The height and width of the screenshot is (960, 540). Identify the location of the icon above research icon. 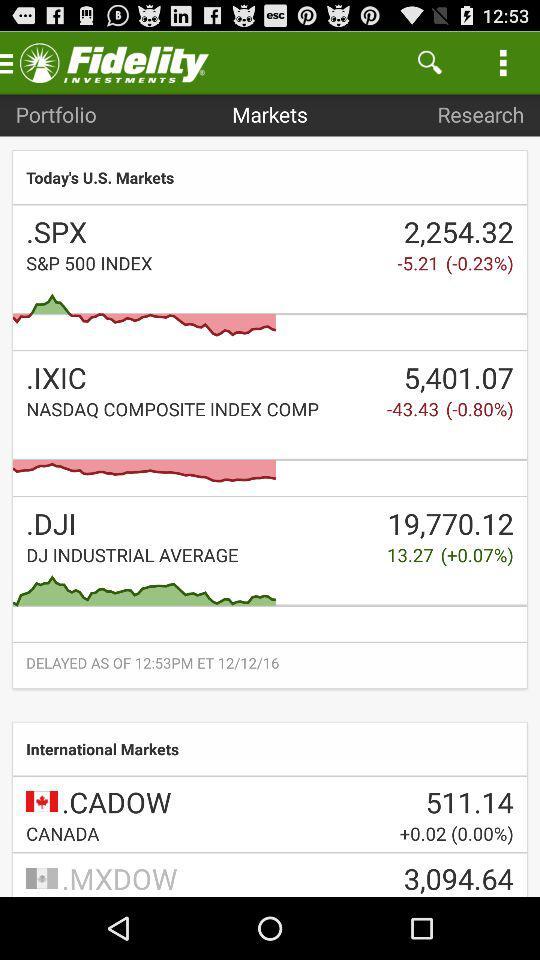
(428, 62).